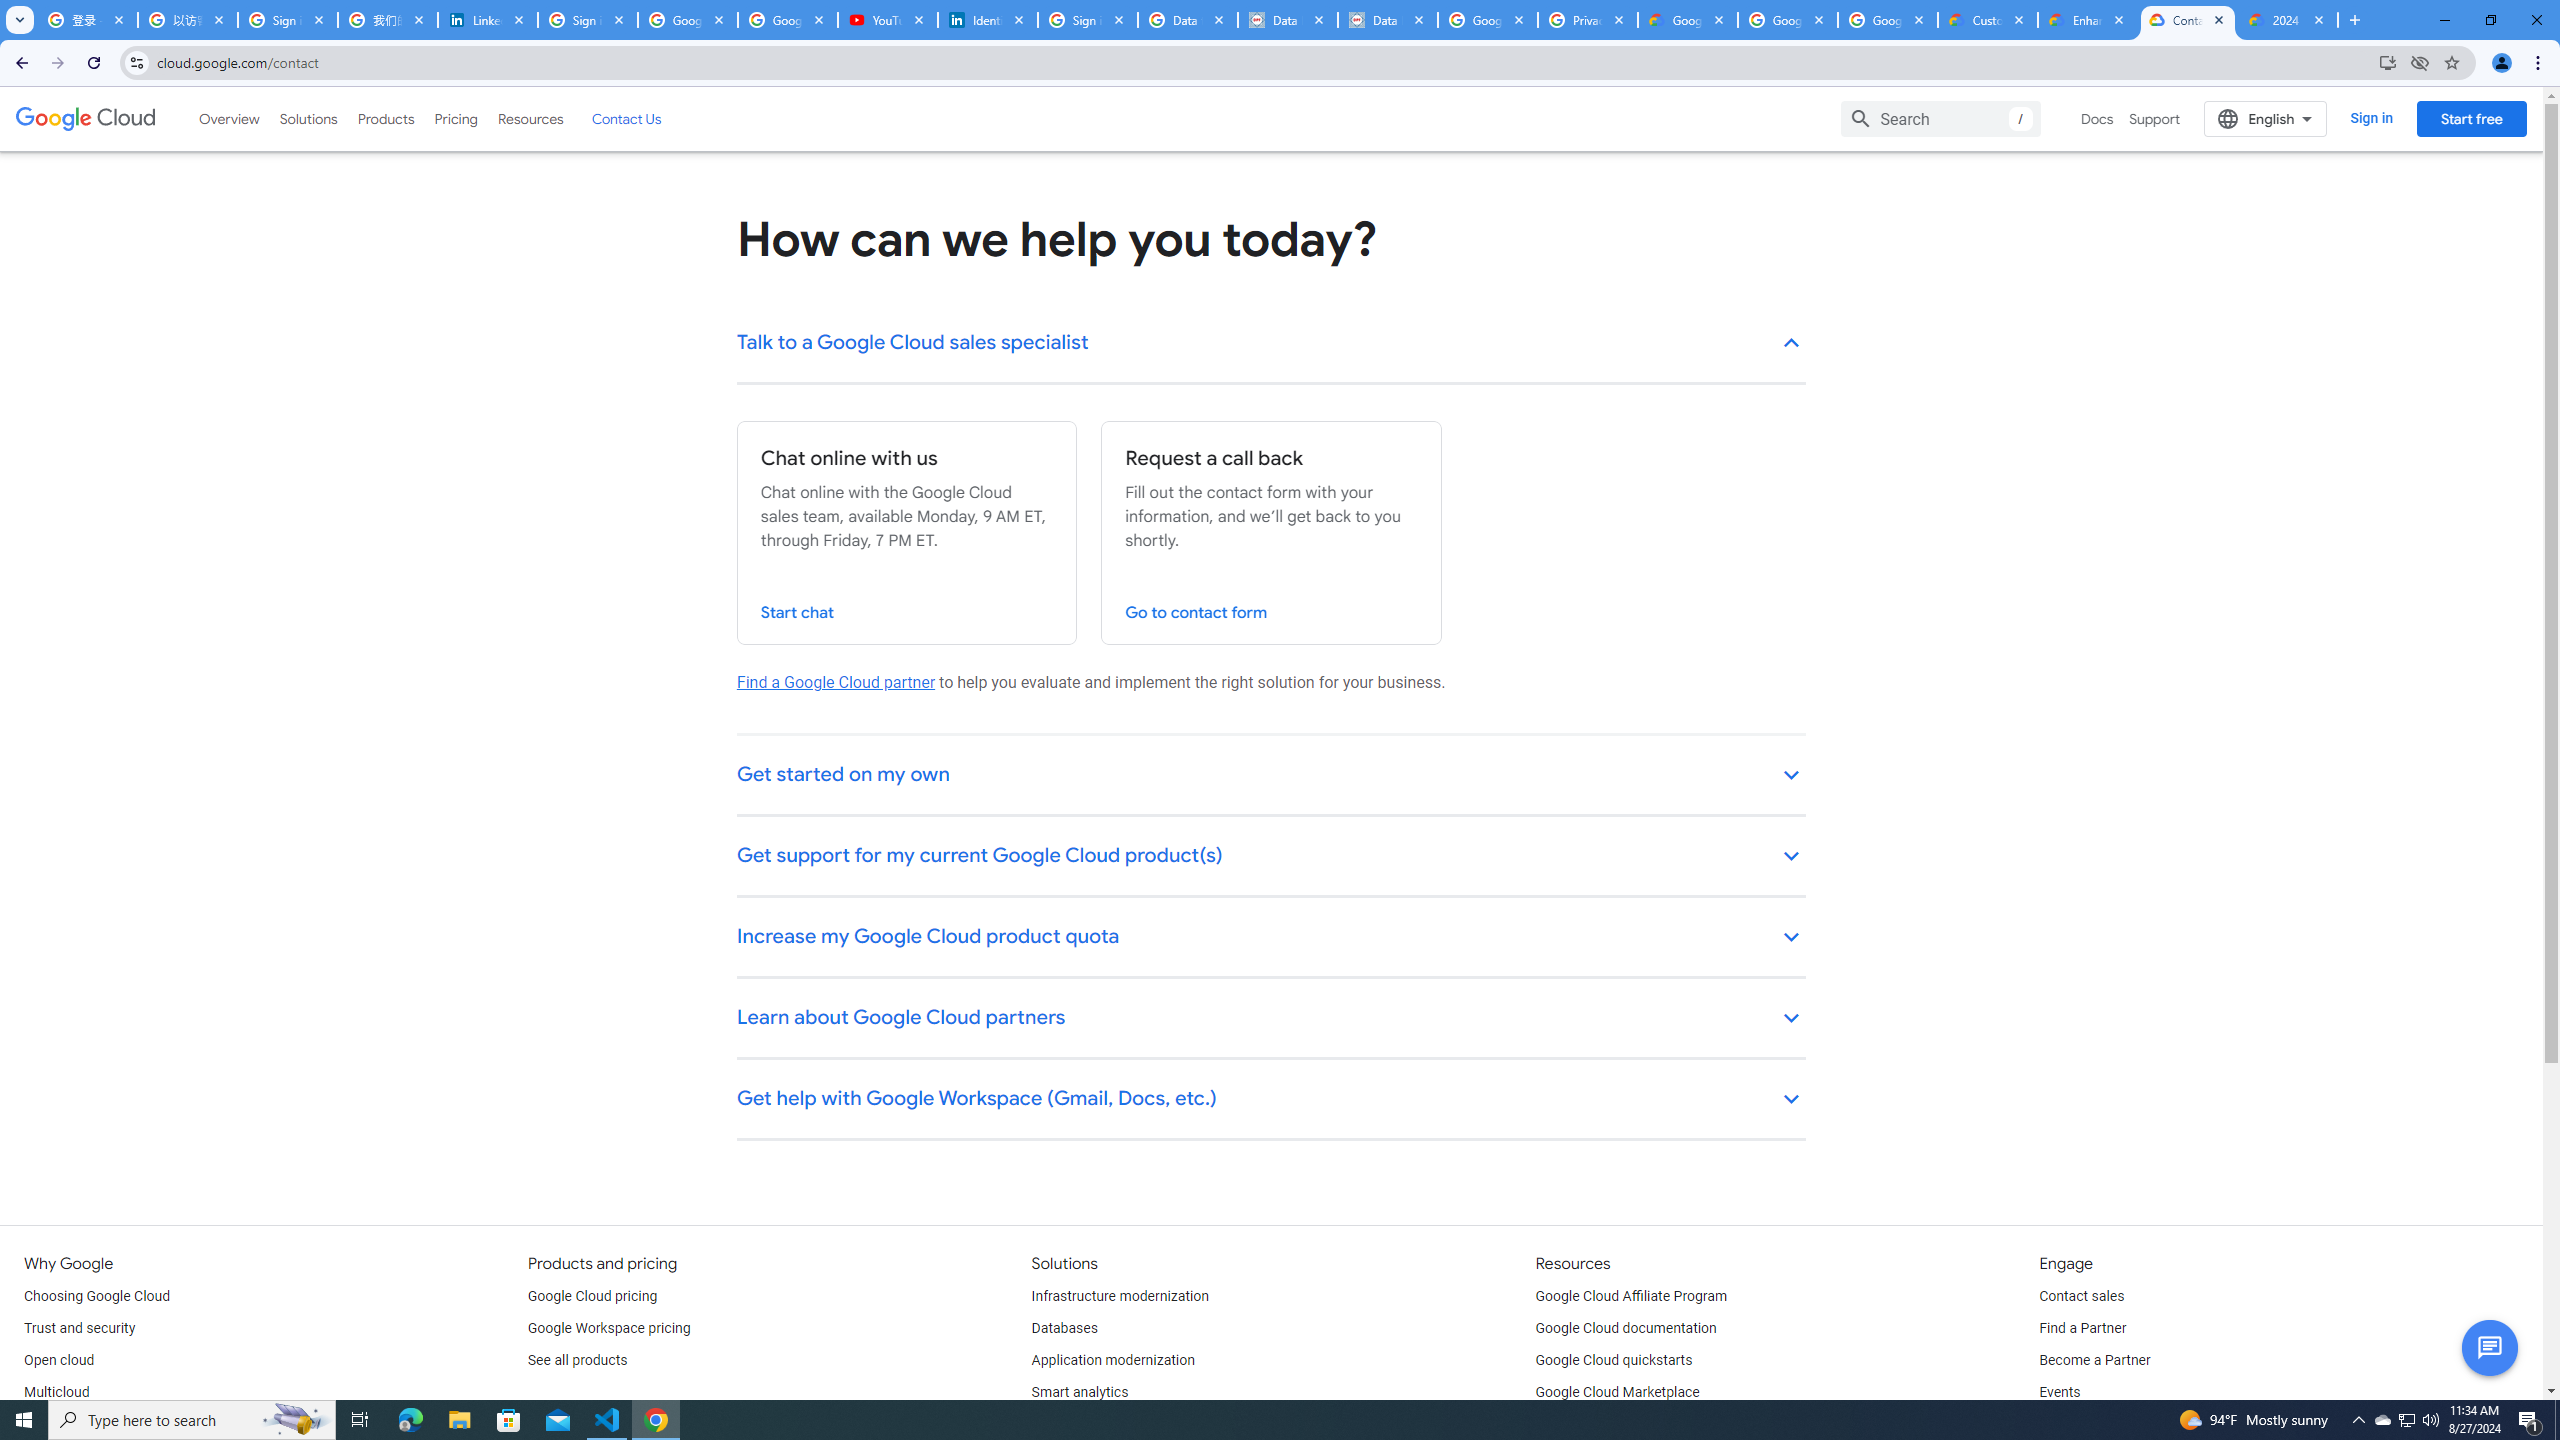 Image resolution: width=2560 pixels, height=1440 pixels. What do you see at coordinates (1121, 1297) in the screenshot?
I see `'Infrastructure modernization'` at bounding box center [1121, 1297].